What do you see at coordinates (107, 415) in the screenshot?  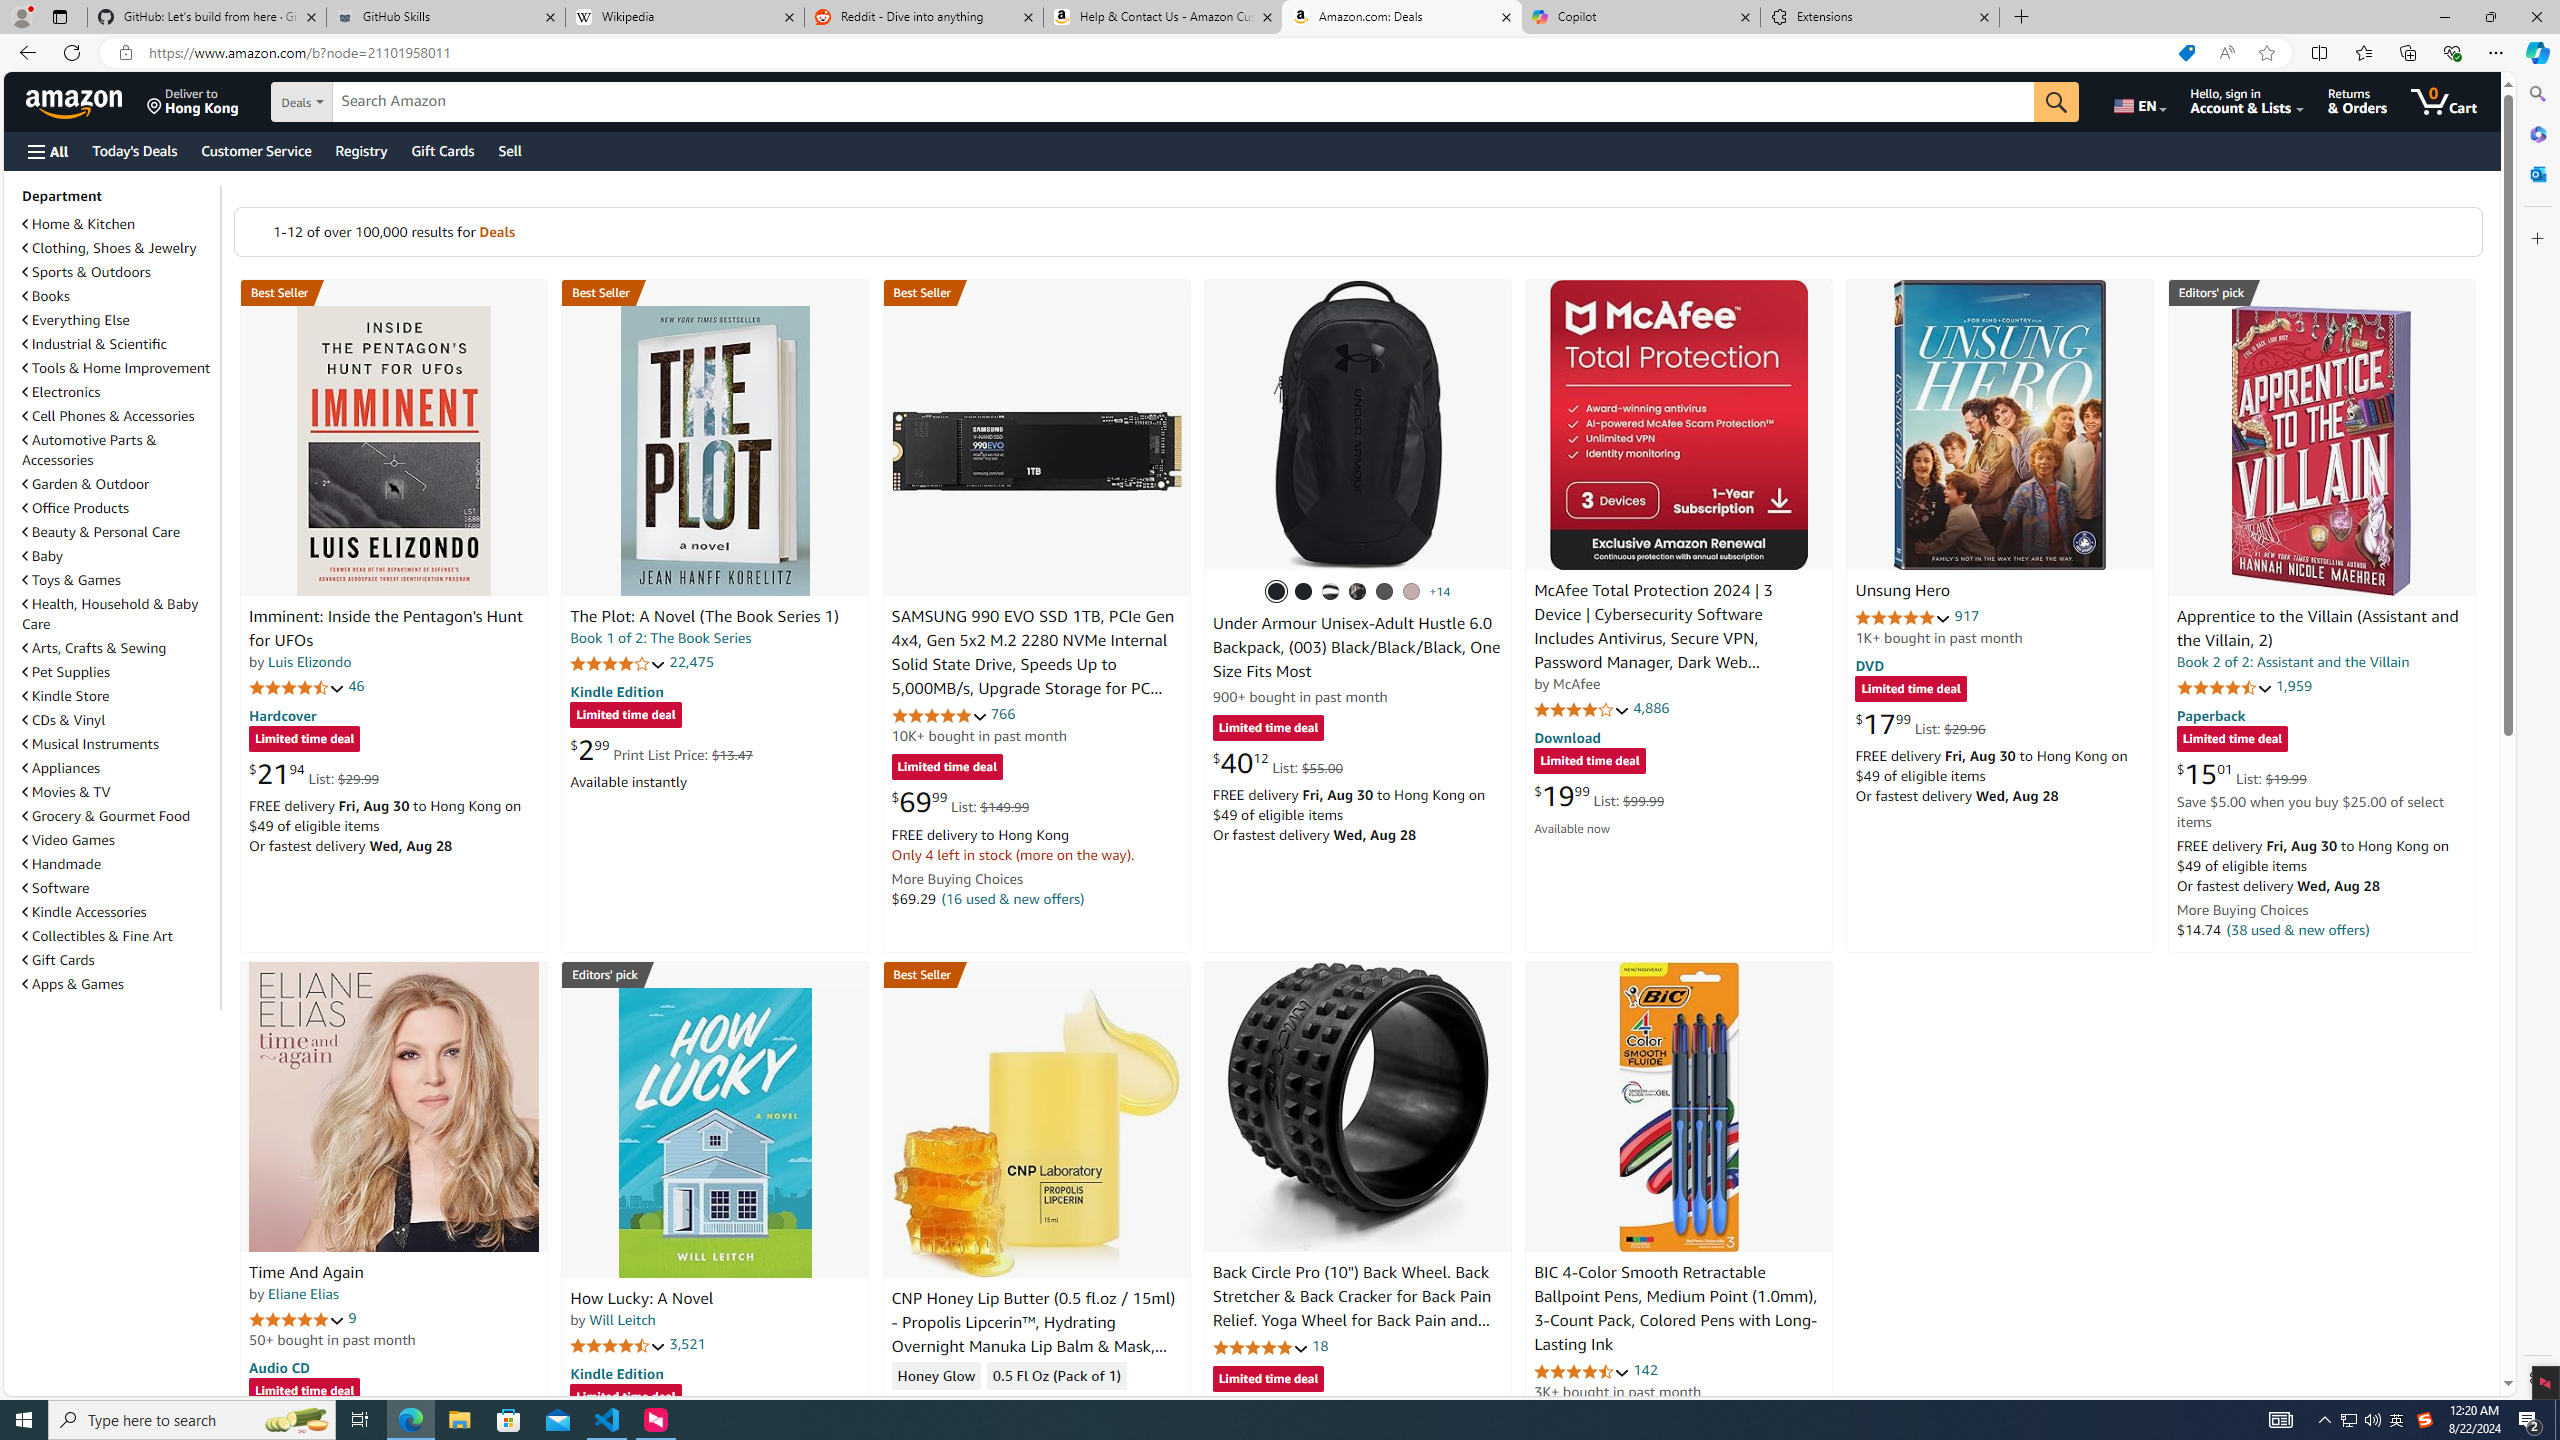 I see `'Cell Phones & Accessories'` at bounding box center [107, 415].